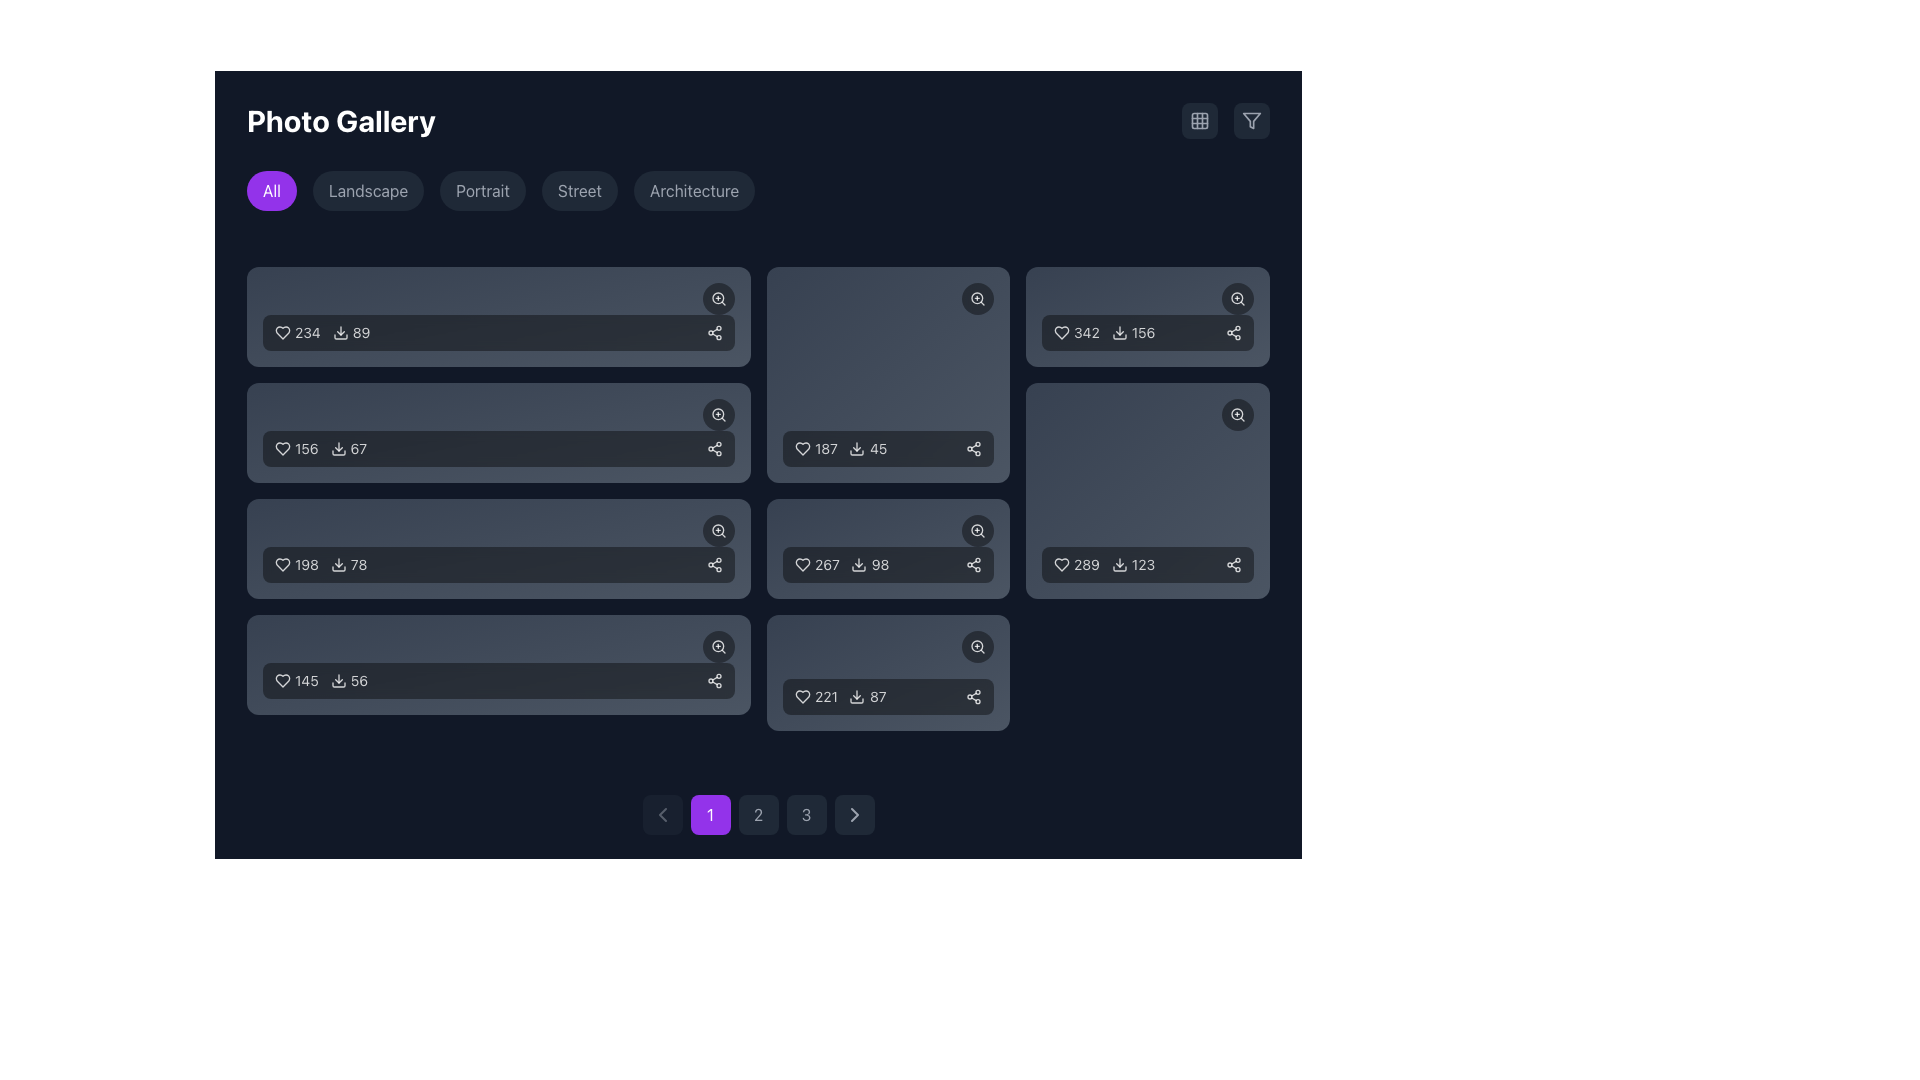  What do you see at coordinates (1236, 413) in the screenshot?
I see `the zoom-in graphical icon located at the bottom-right corner of the grid's placeholder` at bounding box center [1236, 413].